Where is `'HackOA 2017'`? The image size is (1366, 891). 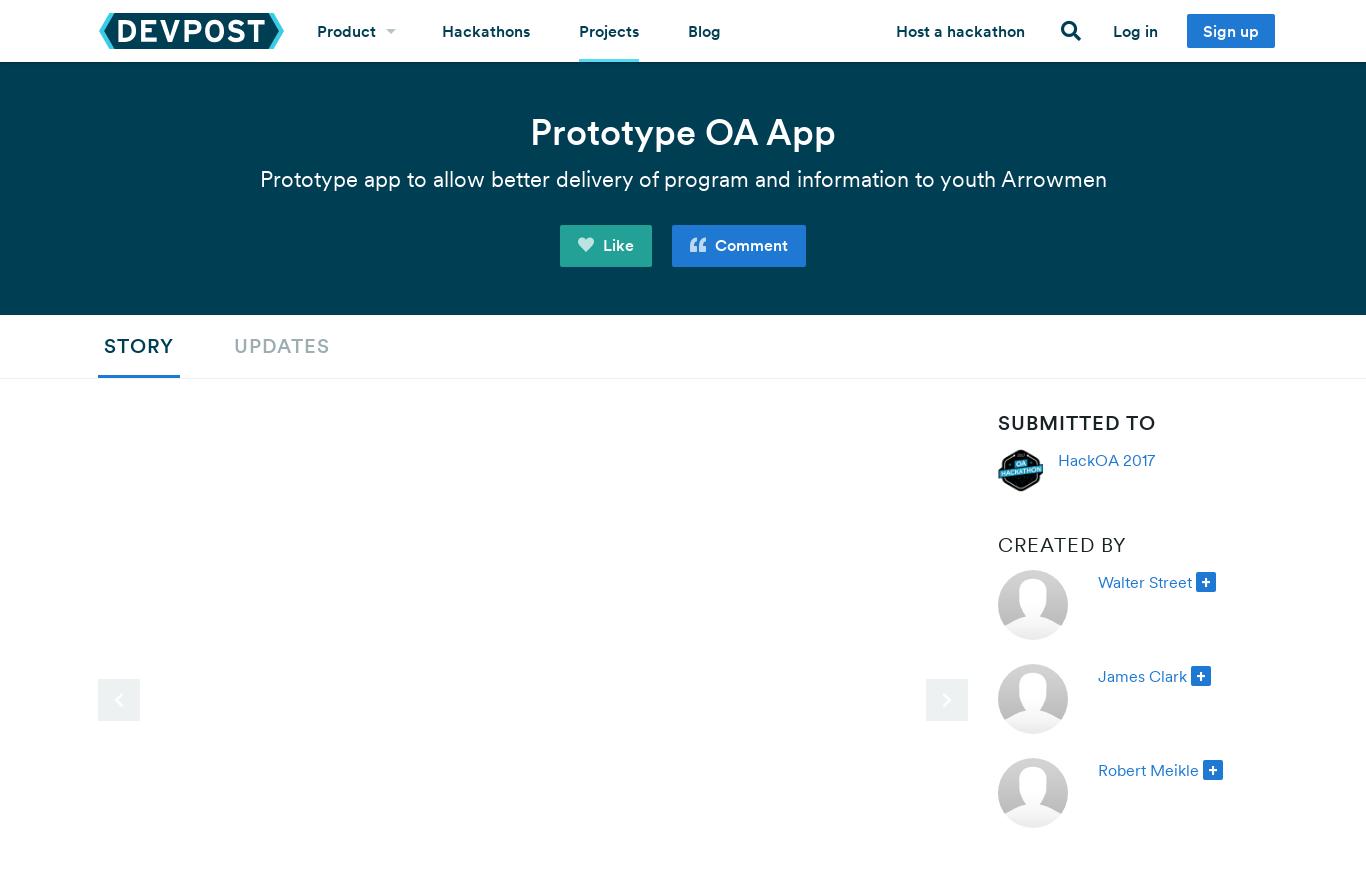 'HackOA 2017' is located at coordinates (1105, 458).